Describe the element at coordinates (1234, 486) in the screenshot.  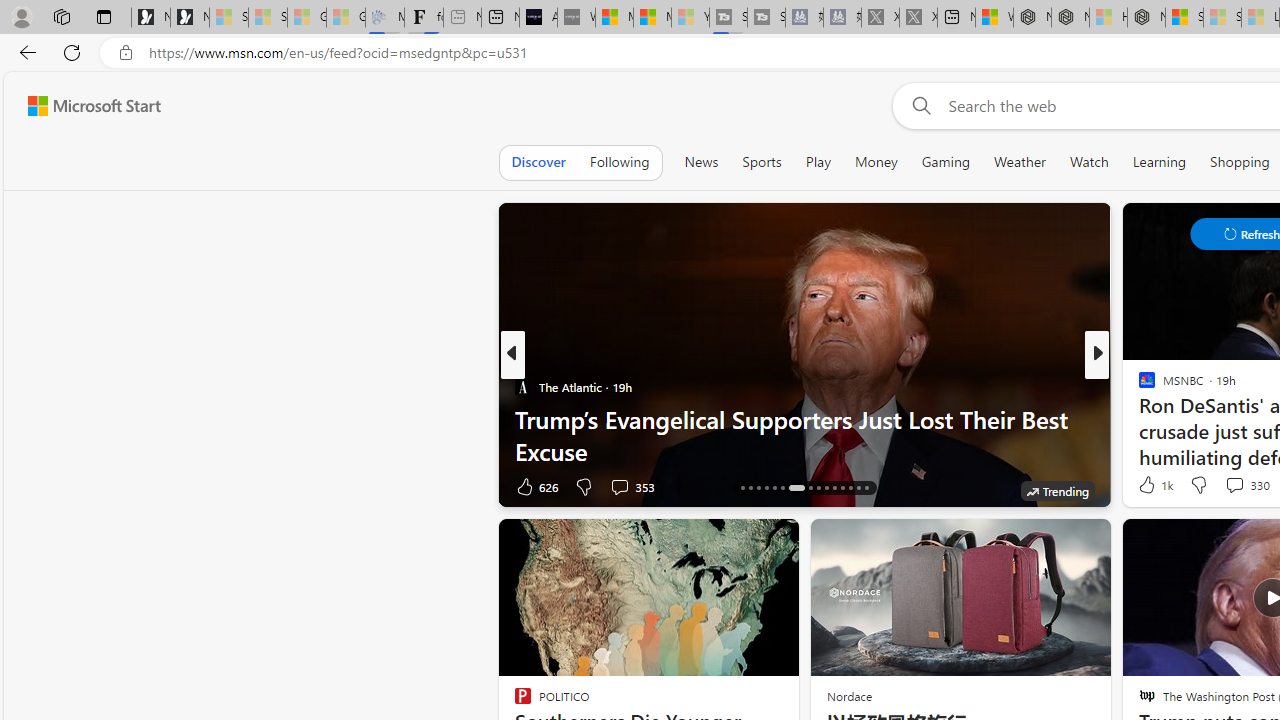
I see `'View comments 266 Comment'` at that location.